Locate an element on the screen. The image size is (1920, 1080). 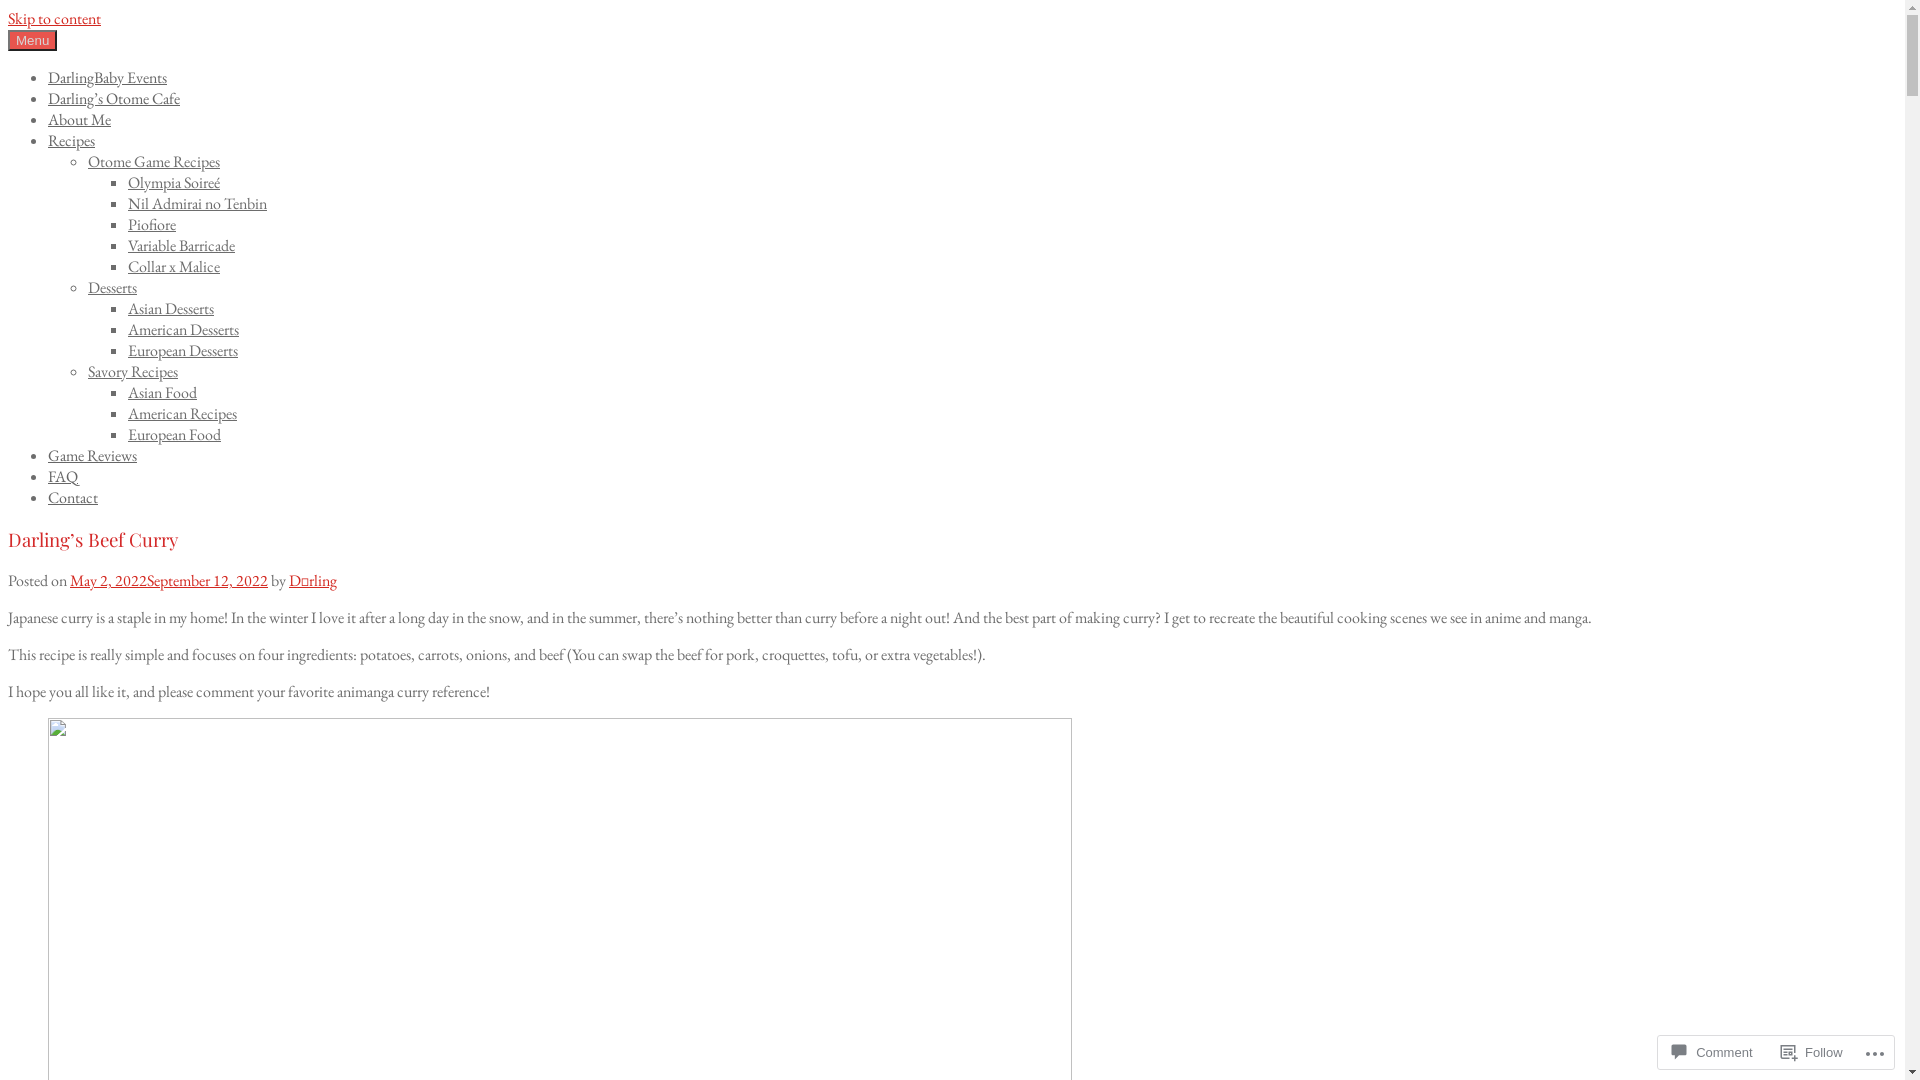
'Recipes' is located at coordinates (48, 139).